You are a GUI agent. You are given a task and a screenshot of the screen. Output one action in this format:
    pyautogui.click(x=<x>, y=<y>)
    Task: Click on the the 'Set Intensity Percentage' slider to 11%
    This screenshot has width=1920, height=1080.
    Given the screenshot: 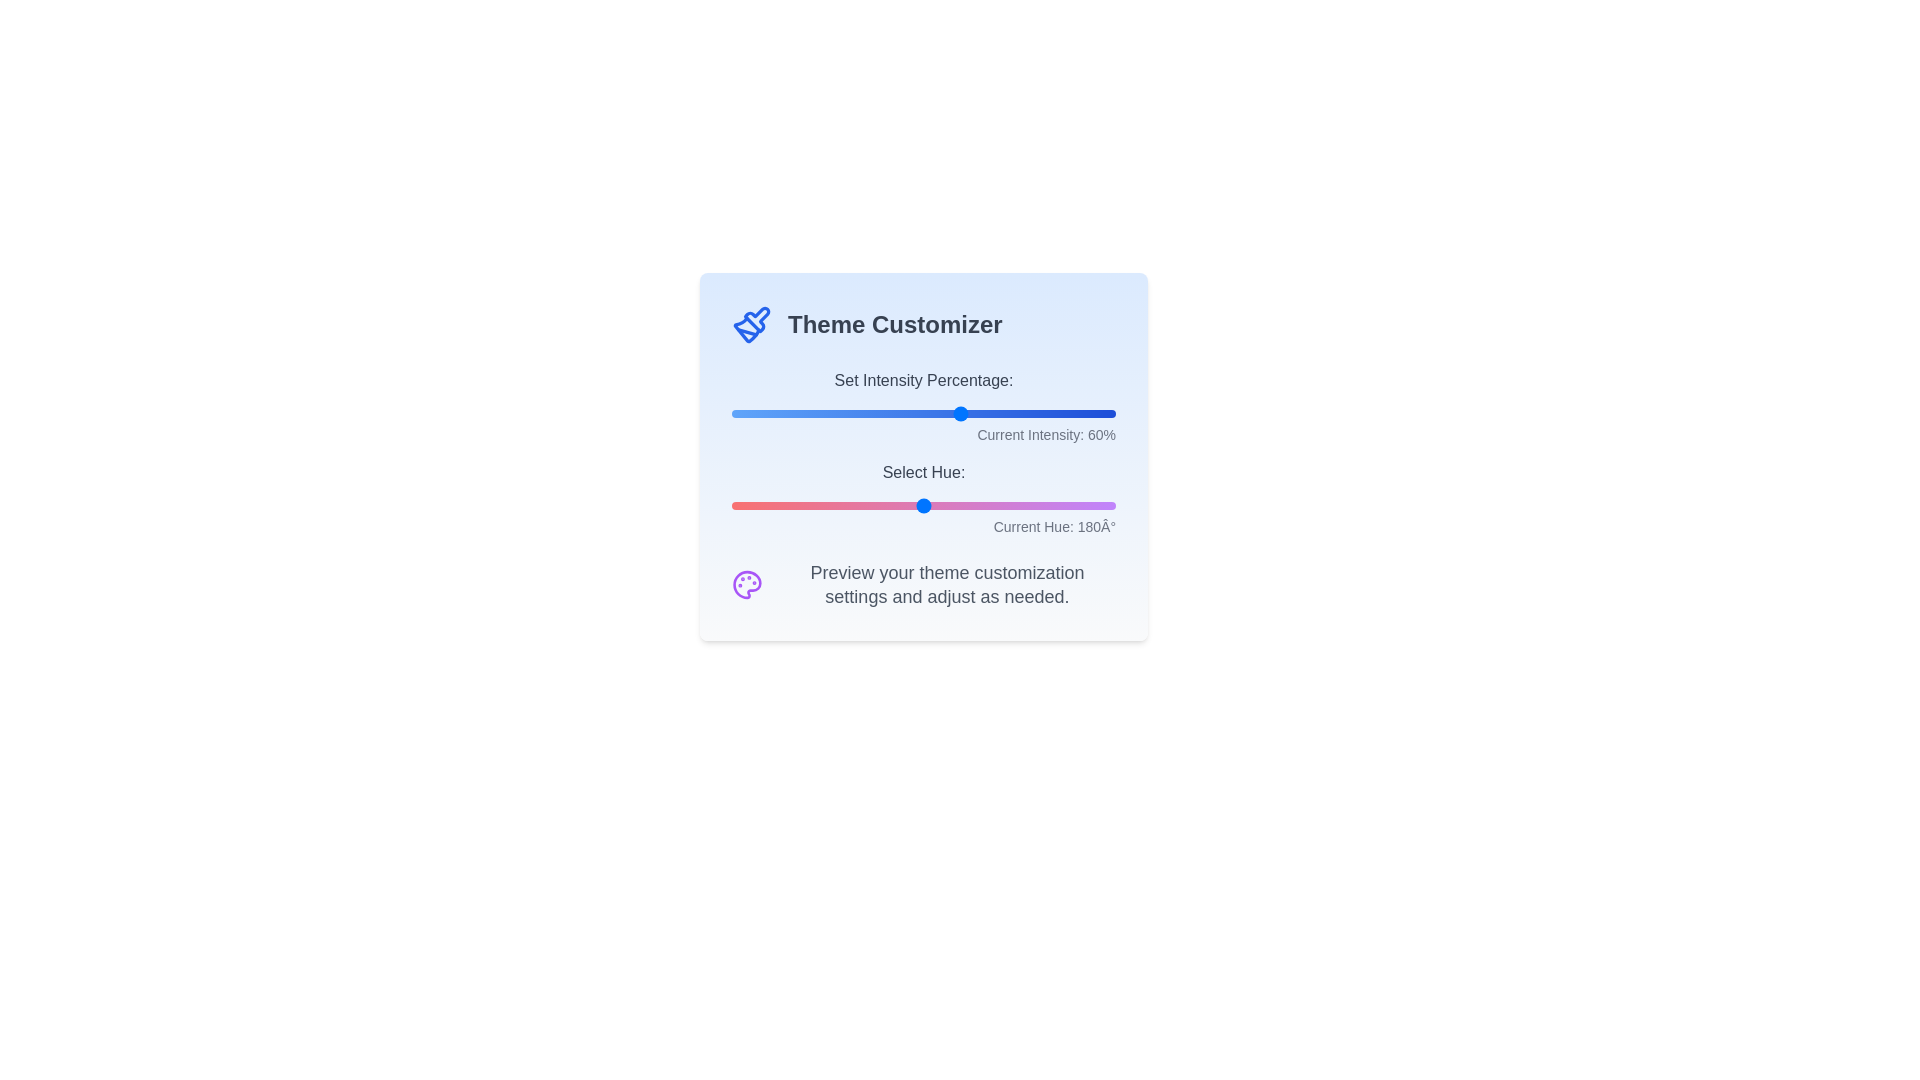 What is the action you would take?
    pyautogui.click(x=773, y=412)
    